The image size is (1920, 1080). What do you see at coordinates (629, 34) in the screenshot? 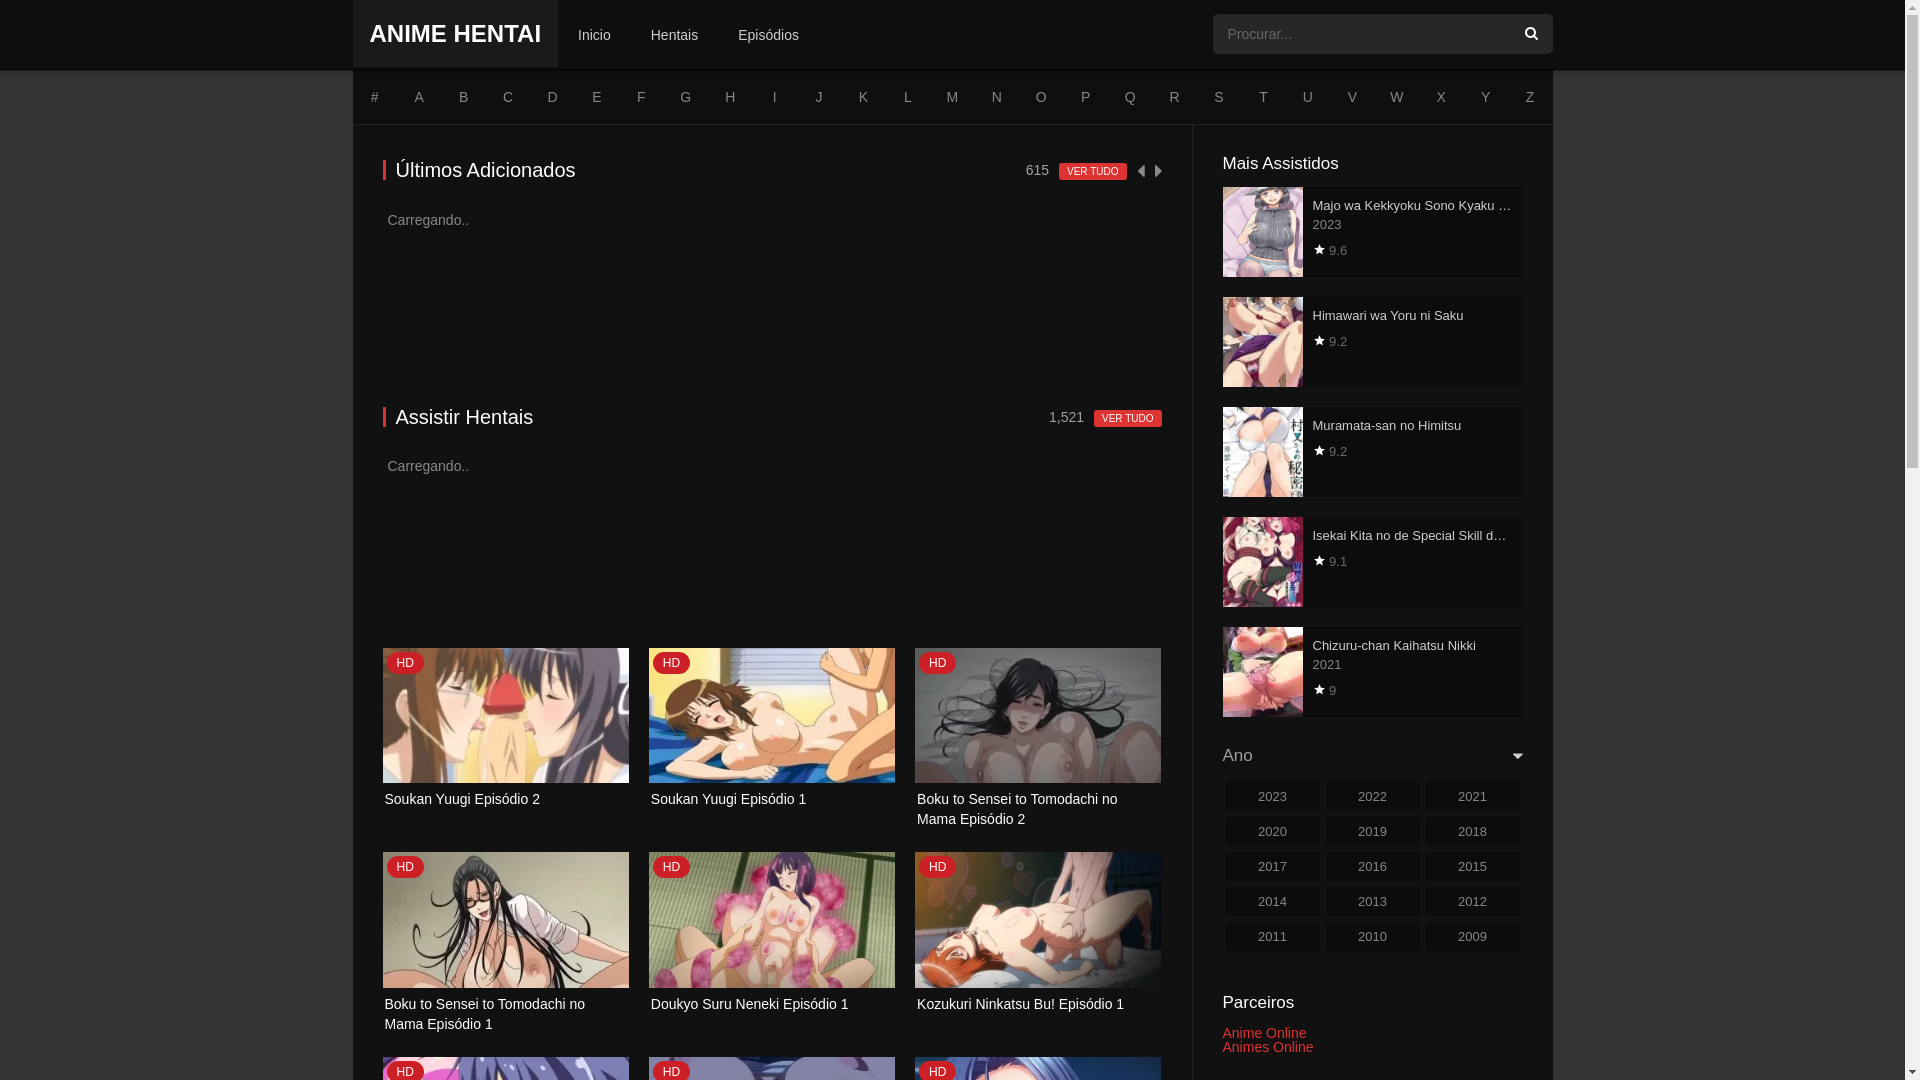
I see `'Hentais'` at bounding box center [629, 34].